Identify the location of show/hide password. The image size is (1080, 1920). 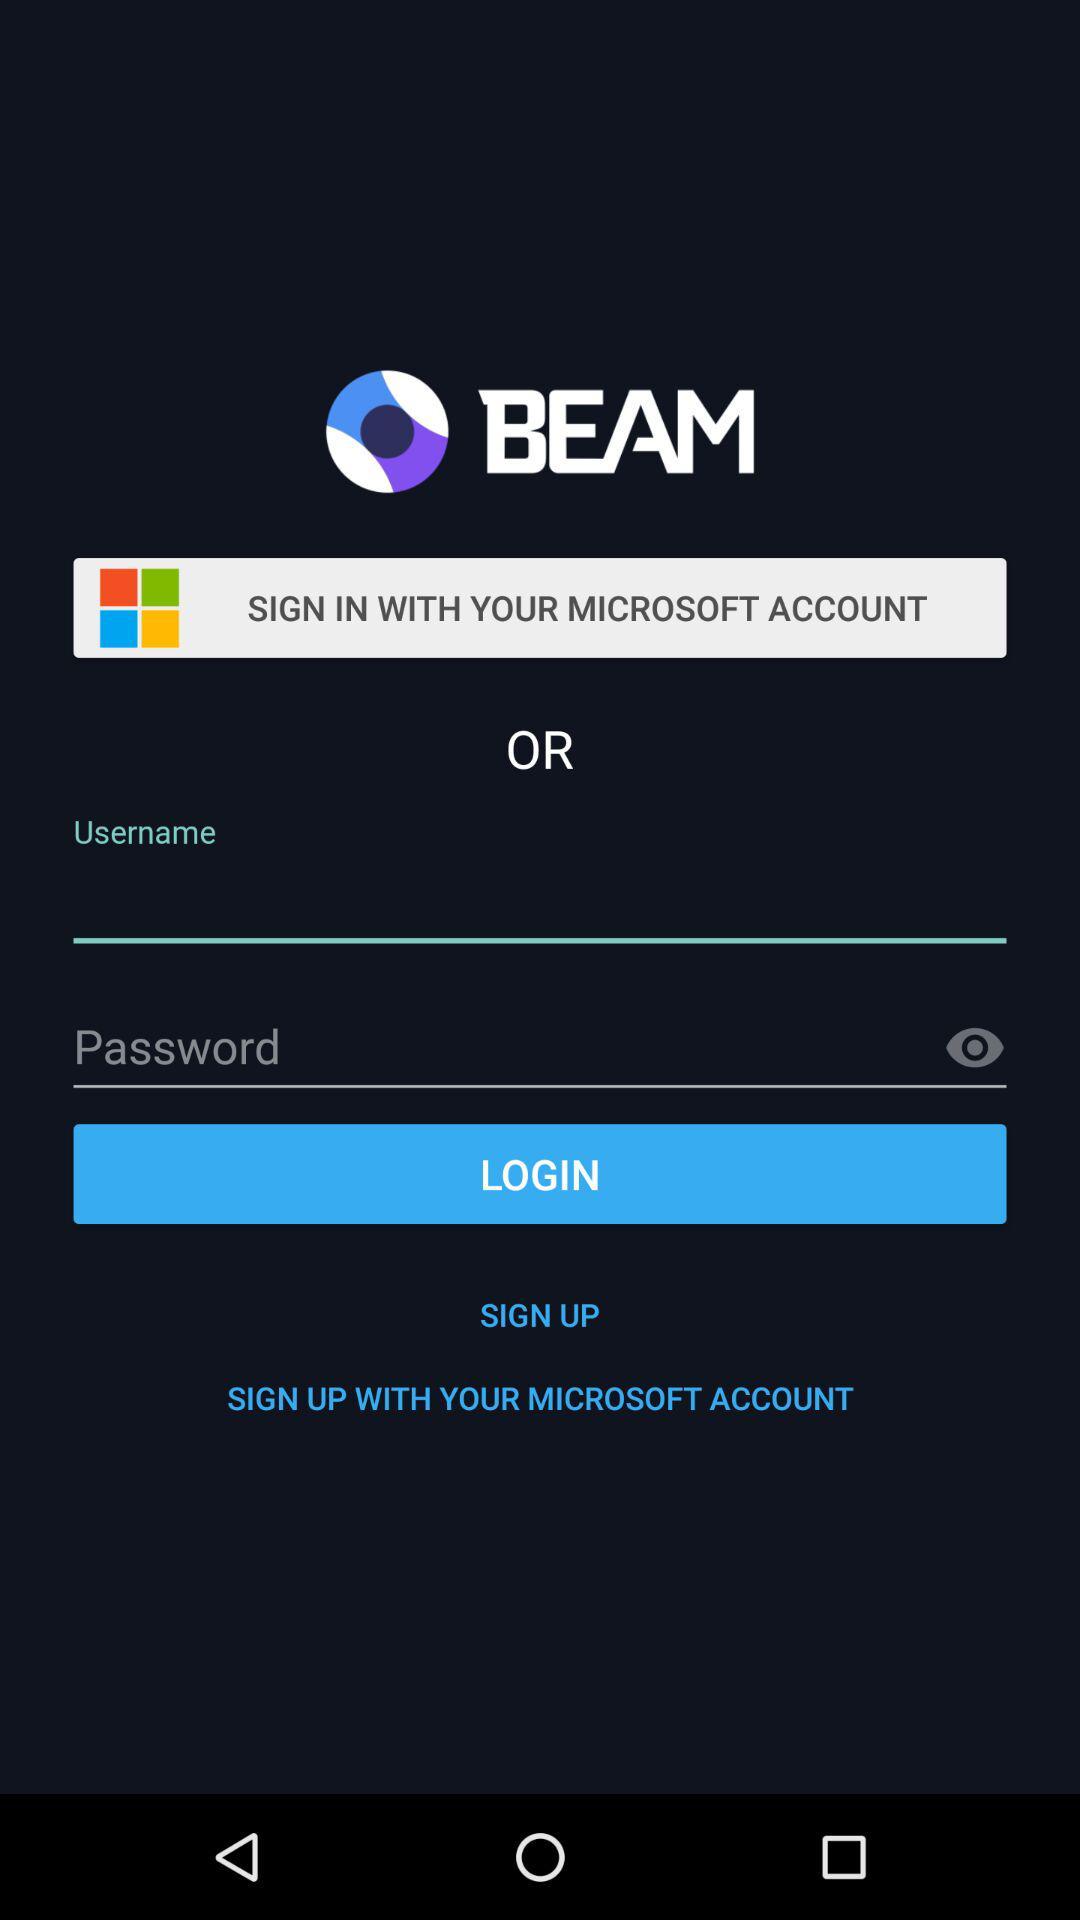
(974, 1047).